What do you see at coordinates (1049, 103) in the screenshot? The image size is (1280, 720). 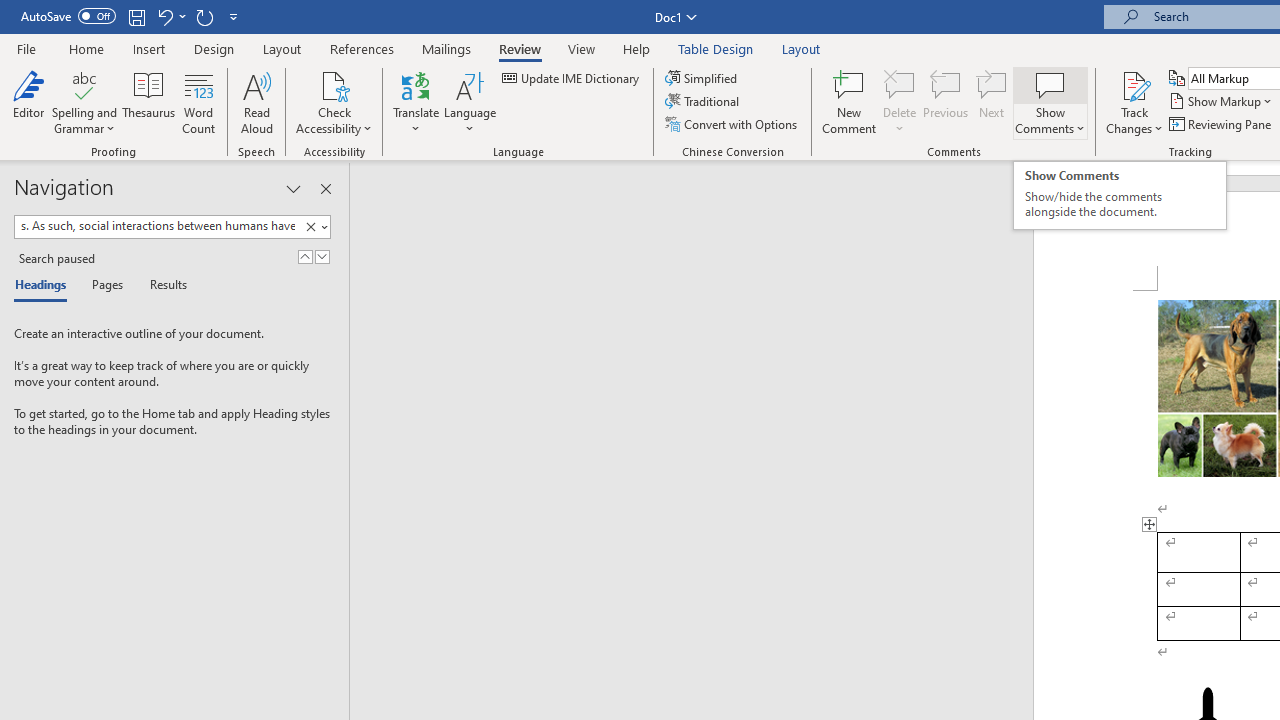 I see `'Show Comments'` at bounding box center [1049, 103].